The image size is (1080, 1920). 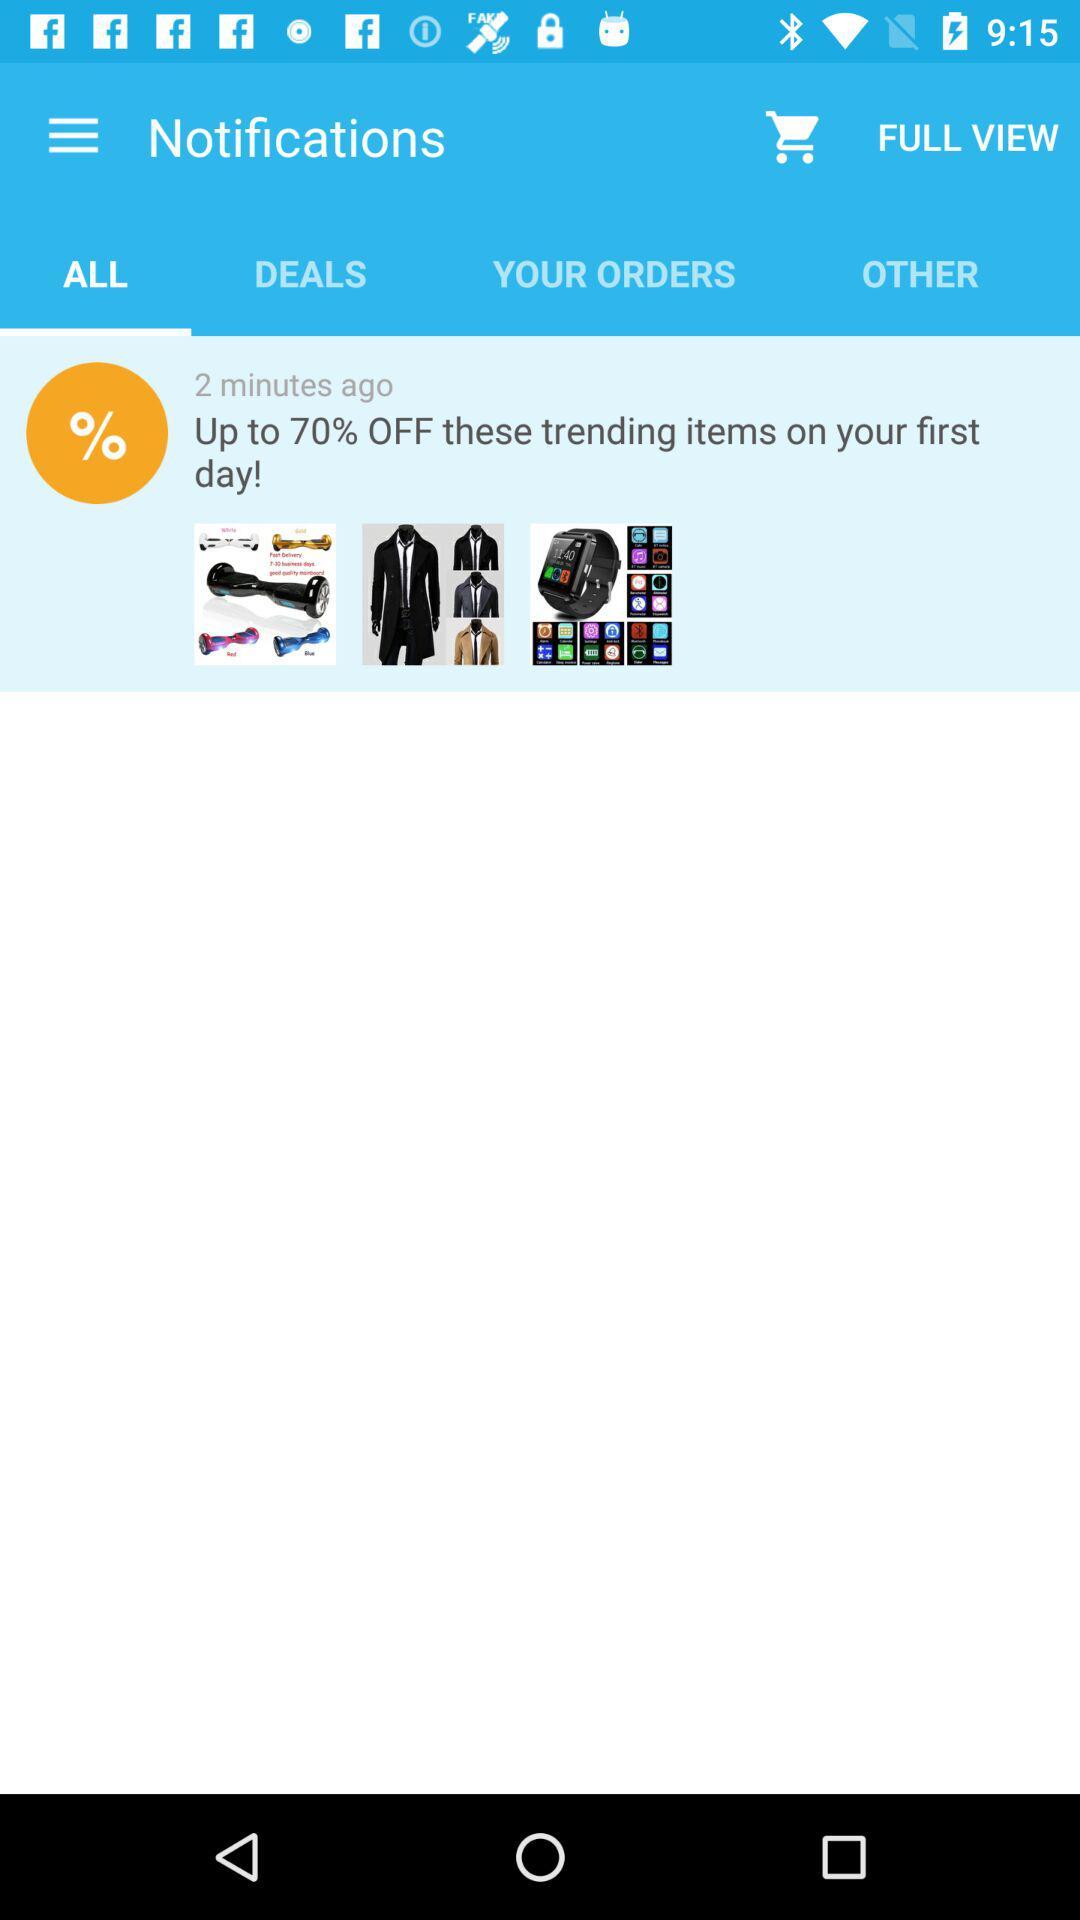 What do you see at coordinates (613, 272) in the screenshot?
I see `icon to the left of the other` at bounding box center [613, 272].